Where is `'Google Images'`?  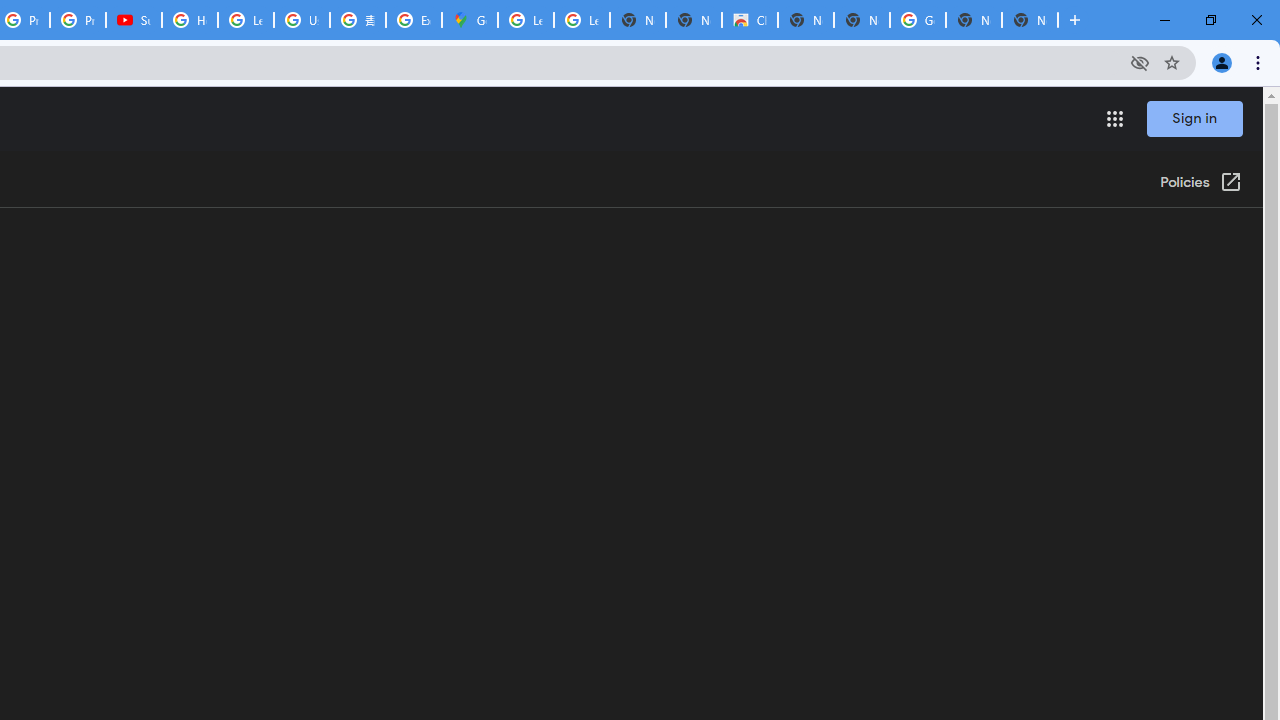 'Google Images' is located at coordinates (916, 20).